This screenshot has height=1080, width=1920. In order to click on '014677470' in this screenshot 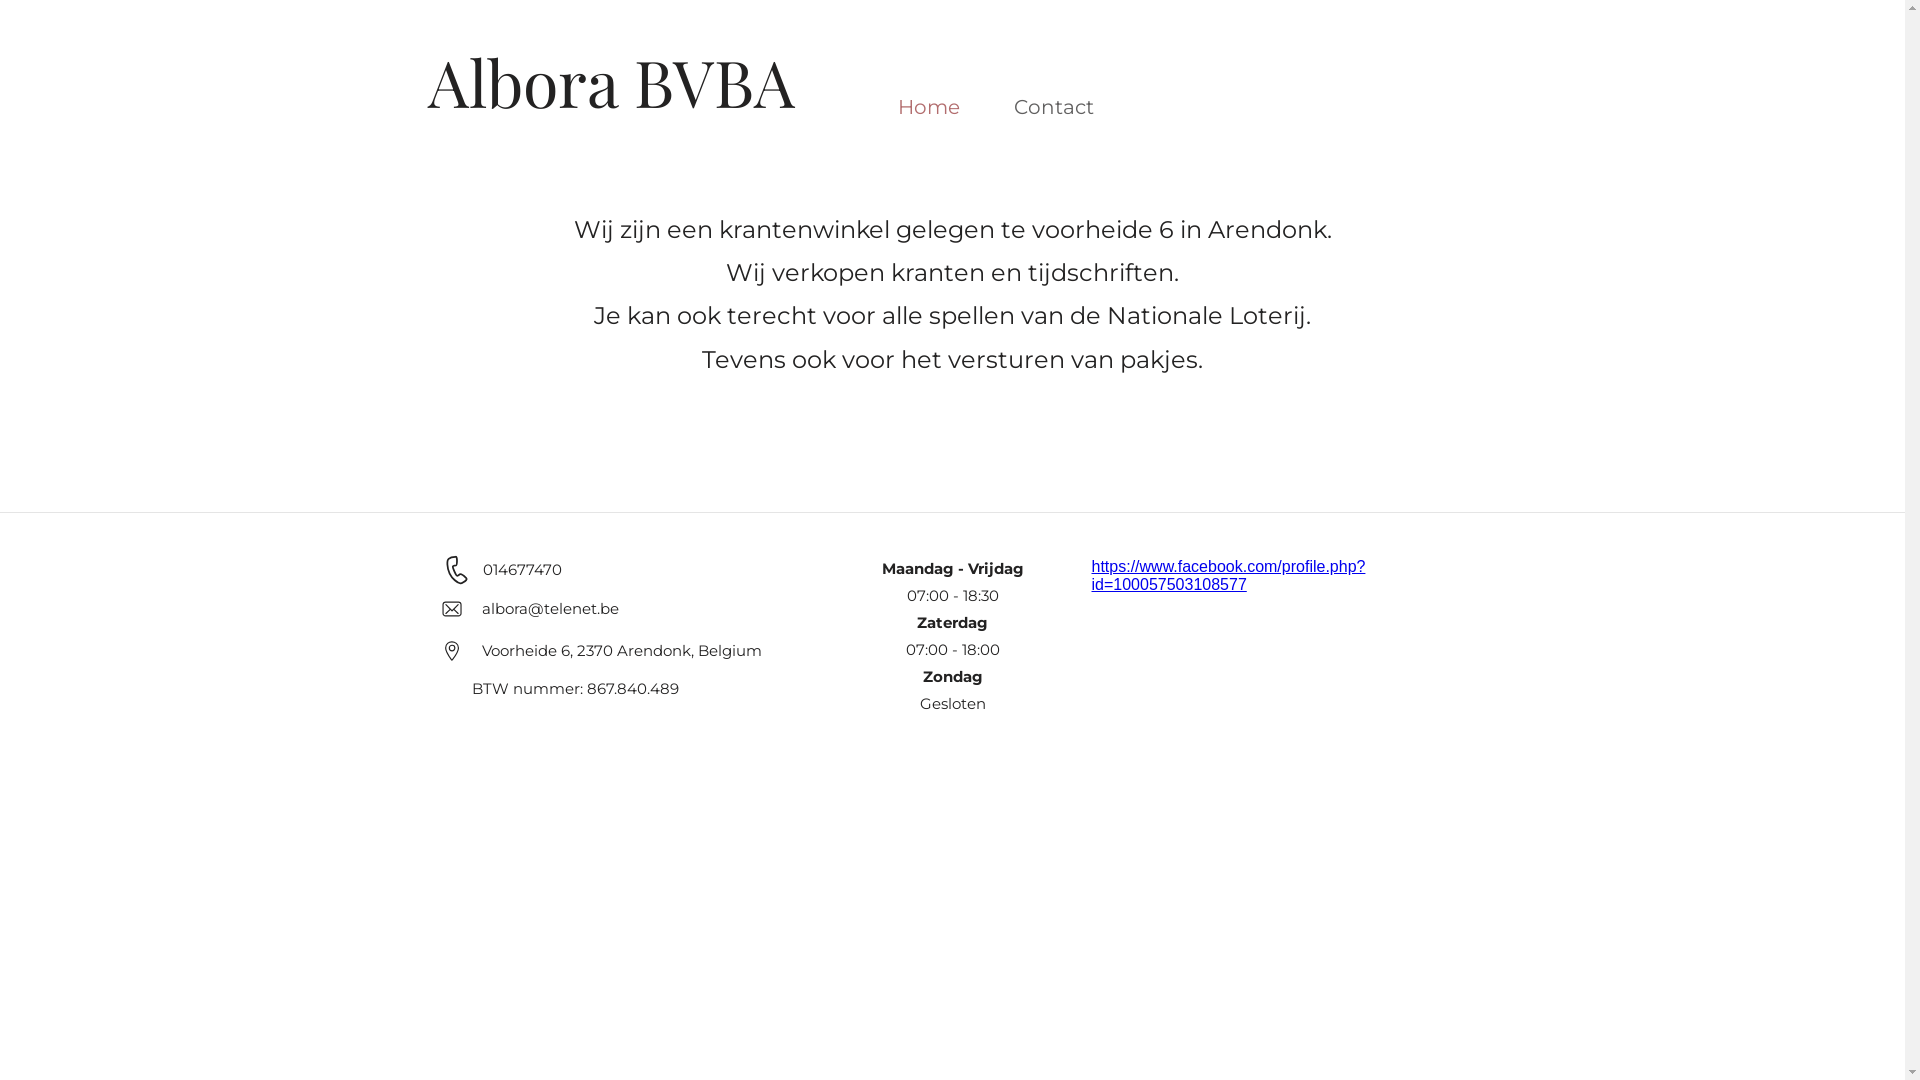, I will do `click(481, 569)`.